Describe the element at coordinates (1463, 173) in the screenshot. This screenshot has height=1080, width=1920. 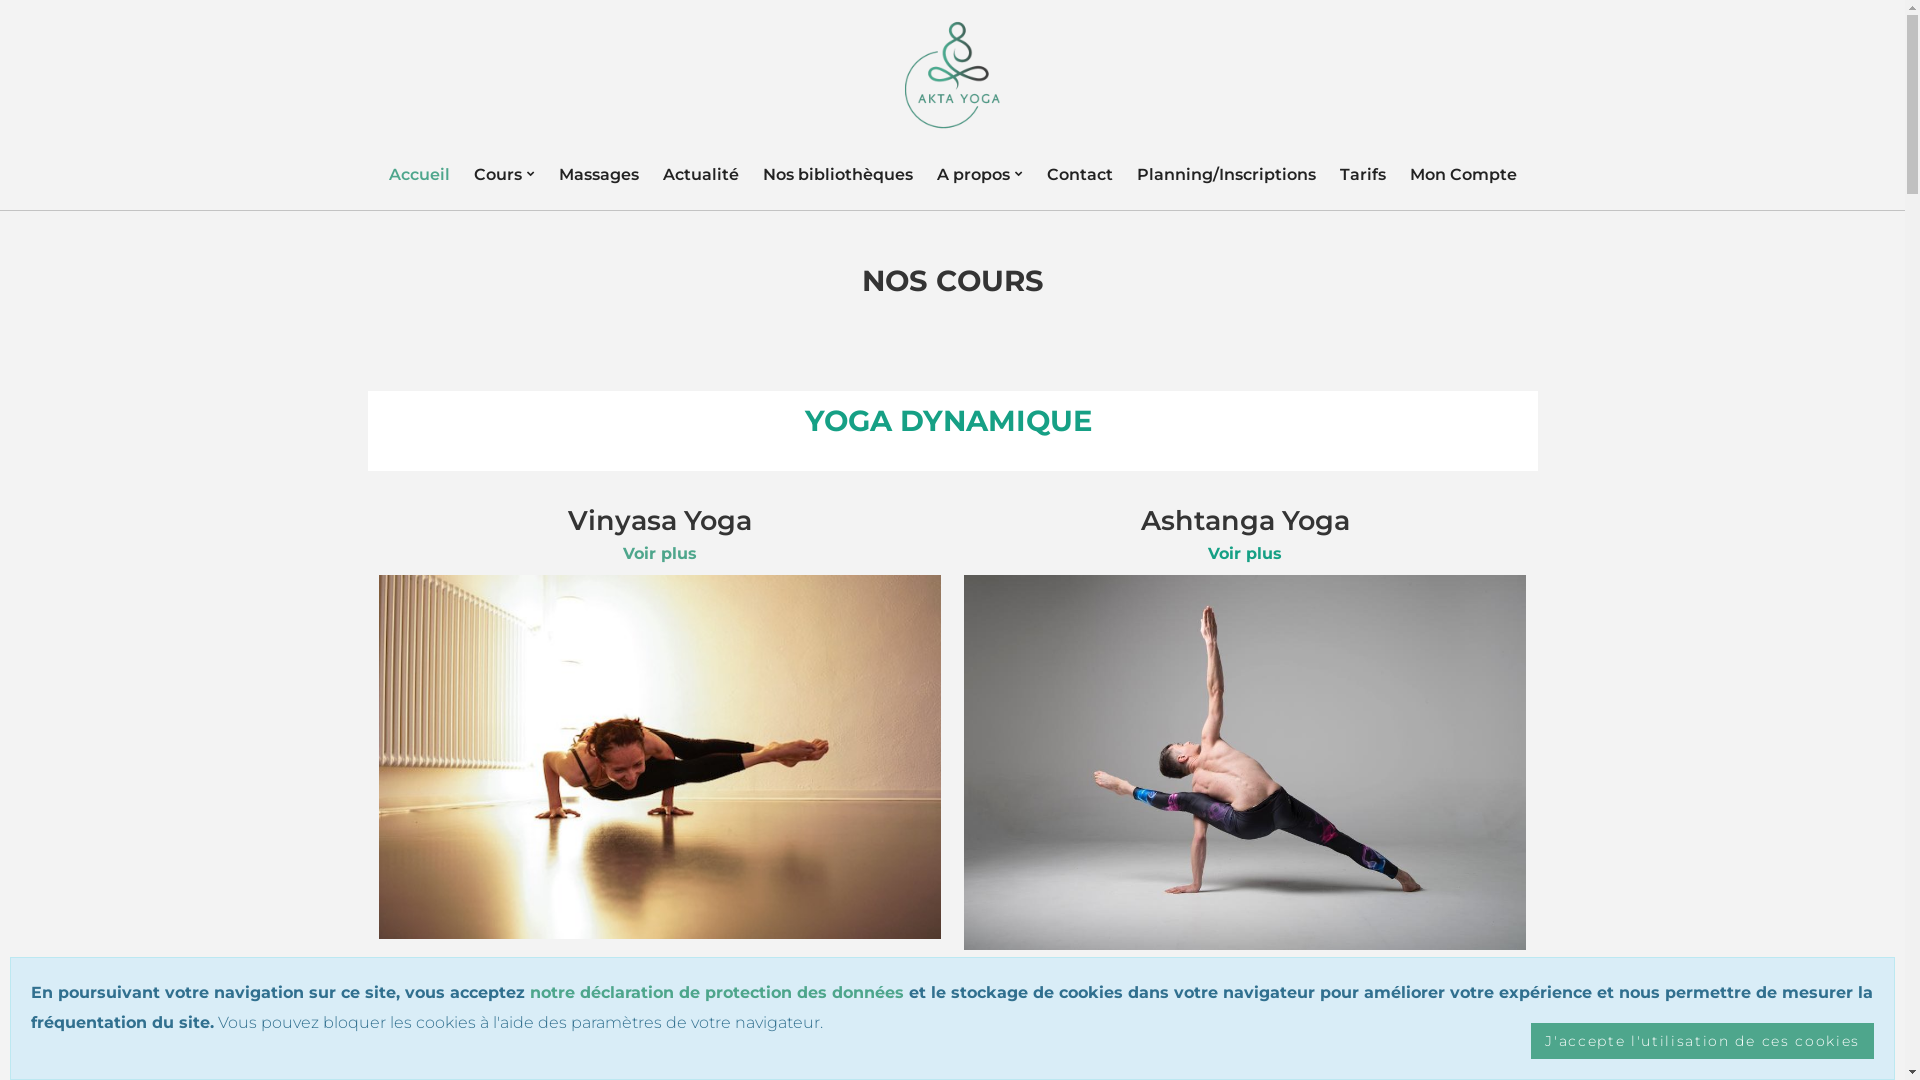
I see `'Mon Compte'` at that location.